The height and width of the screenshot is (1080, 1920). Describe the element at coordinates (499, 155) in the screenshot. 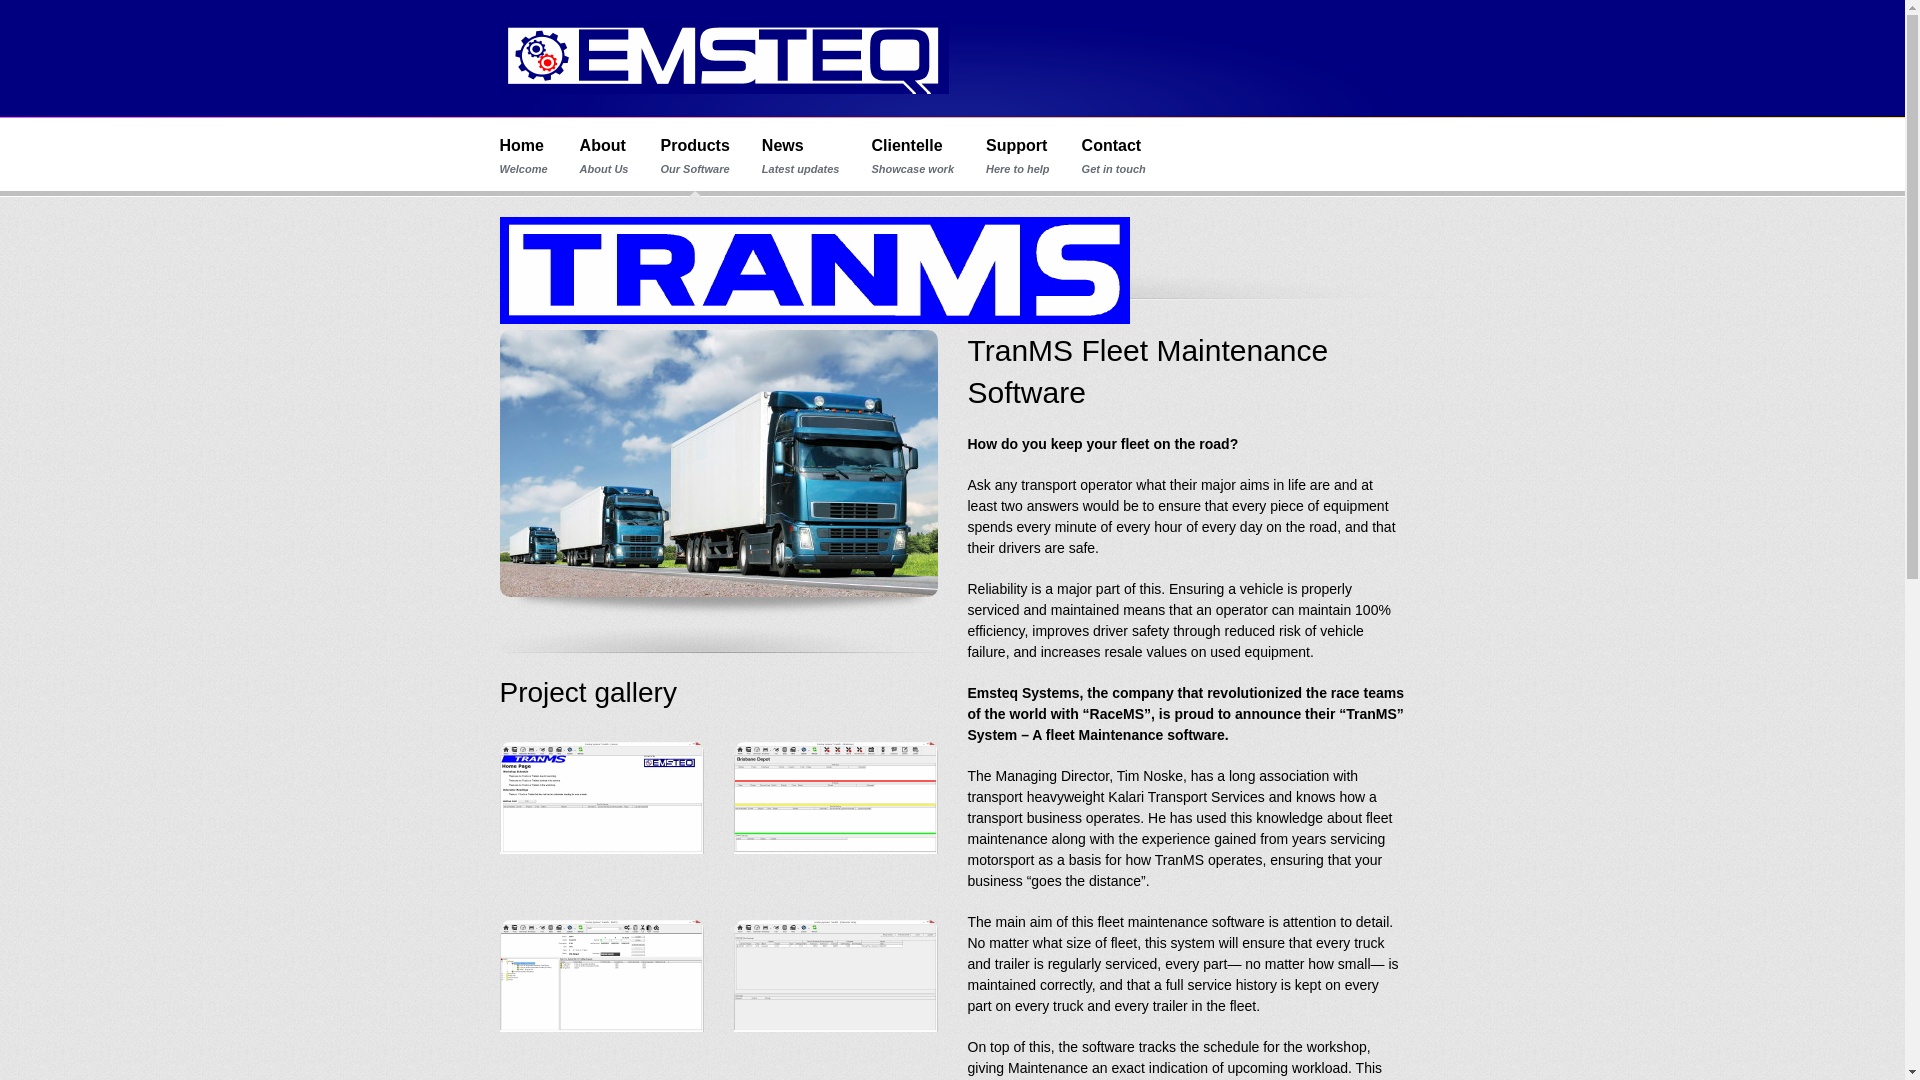

I see `'Home` at that location.